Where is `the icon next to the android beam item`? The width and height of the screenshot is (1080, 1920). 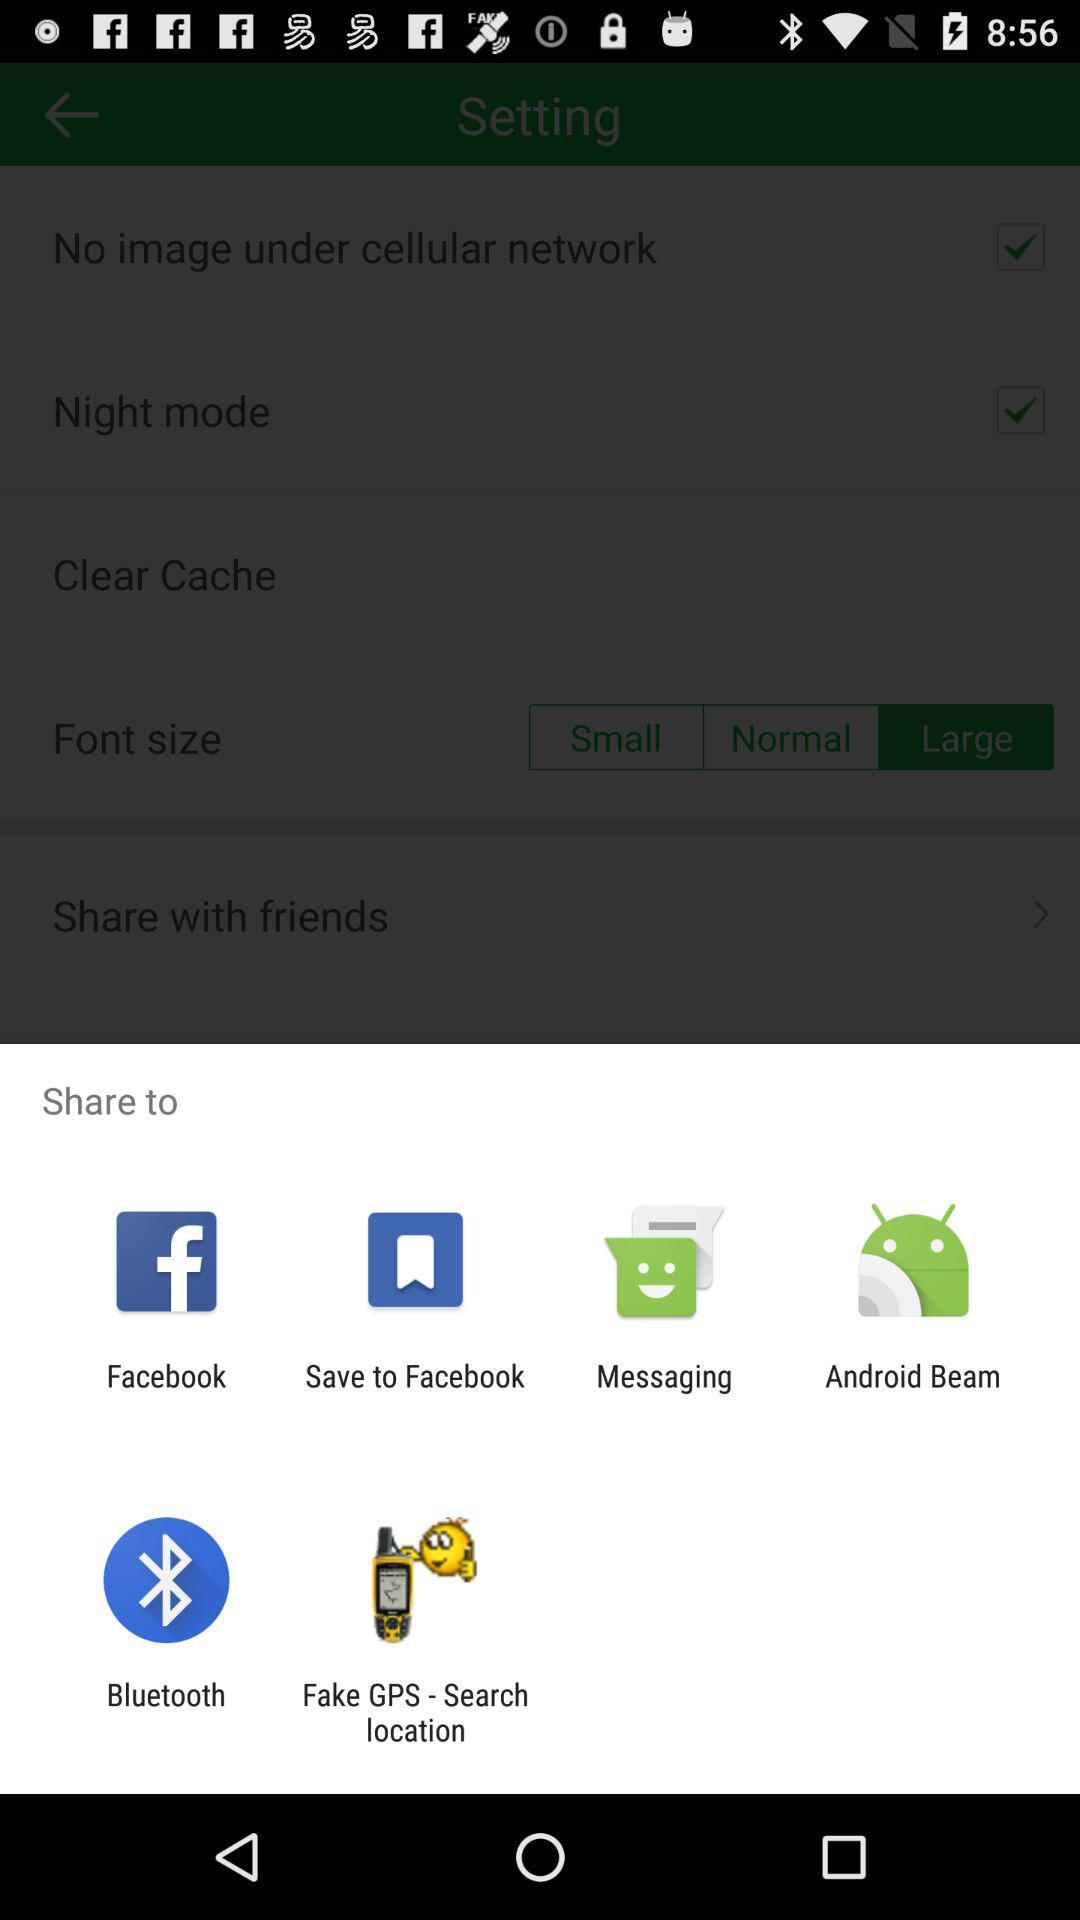
the icon next to the android beam item is located at coordinates (664, 1392).